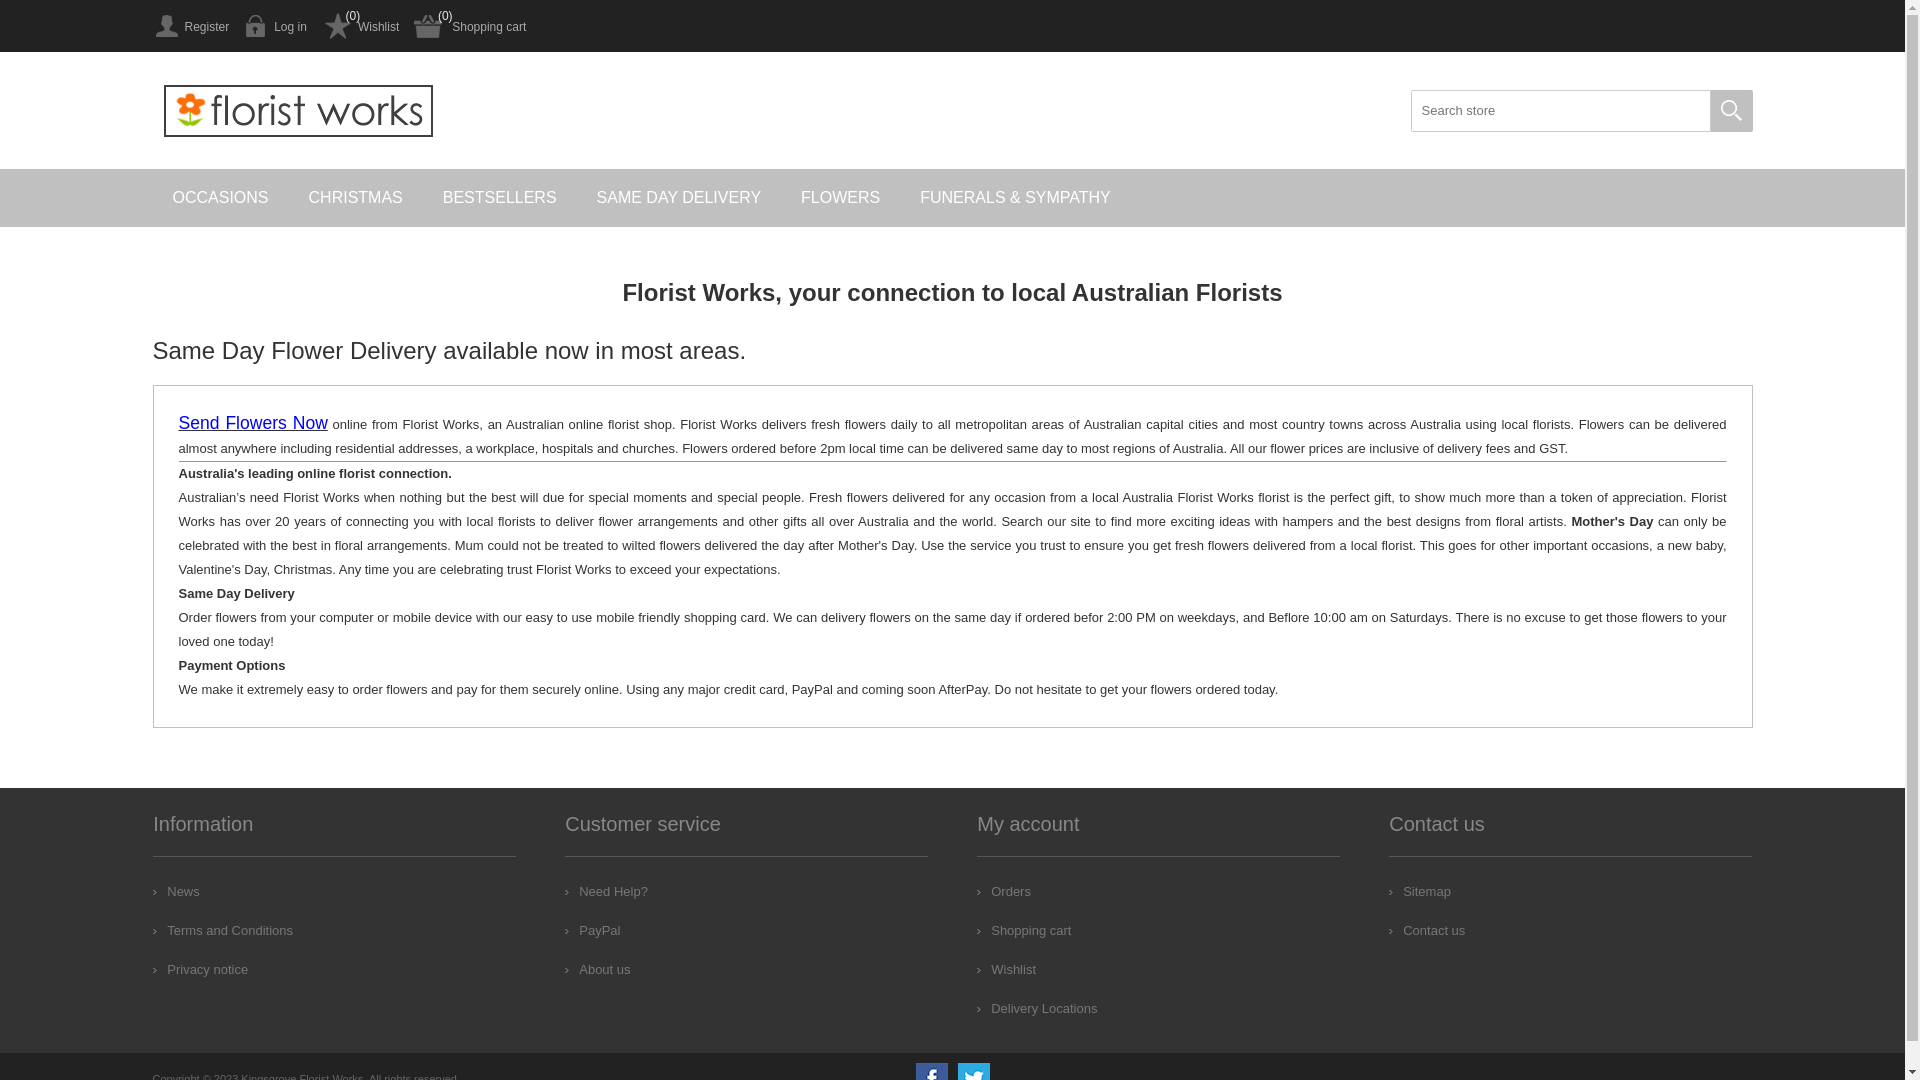 The height and width of the screenshot is (1080, 1920). Describe the element at coordinates (499, 197) in the screenshot. I see `'BESTSELLERS'` at that location.